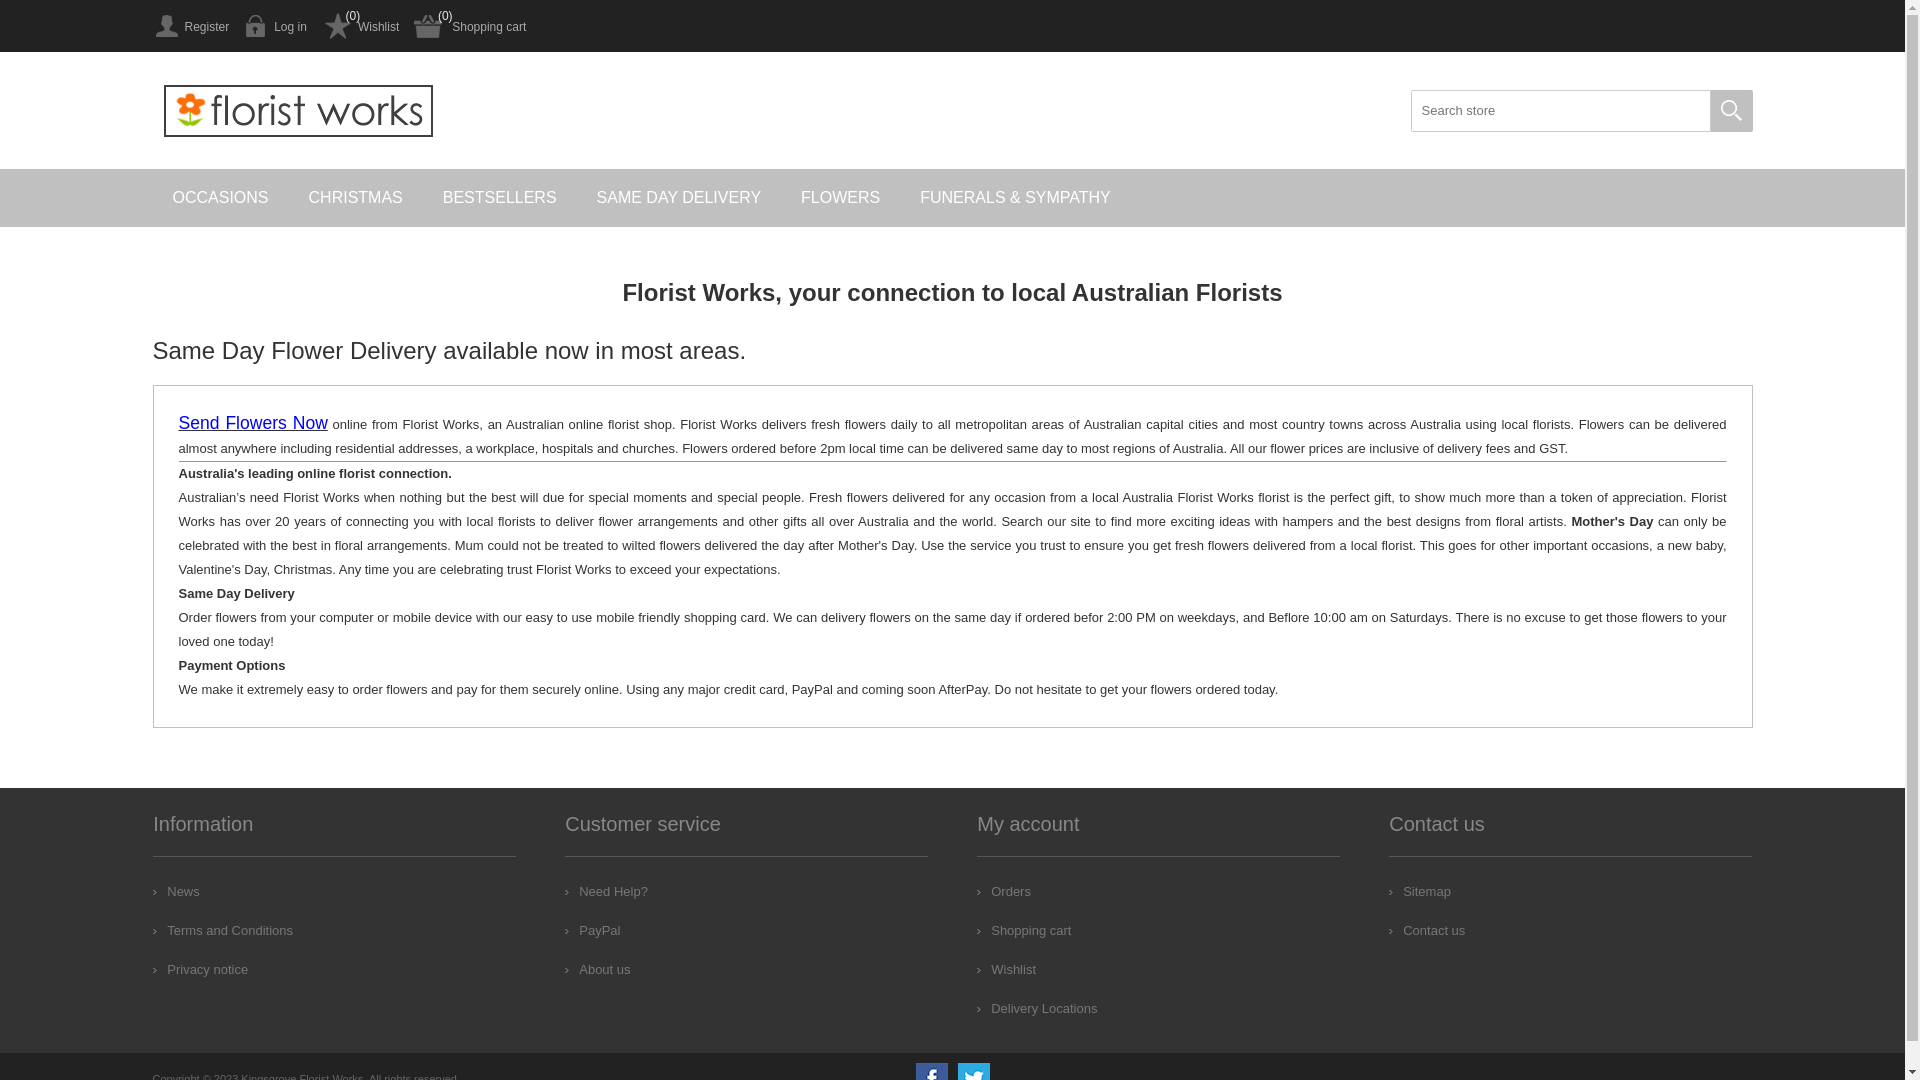 The height and width of the screenshot is (1080, 1920). Describe the element at coordinates (499, 197) in the screenshot. I see `'BESTSELLERS'` at that location.